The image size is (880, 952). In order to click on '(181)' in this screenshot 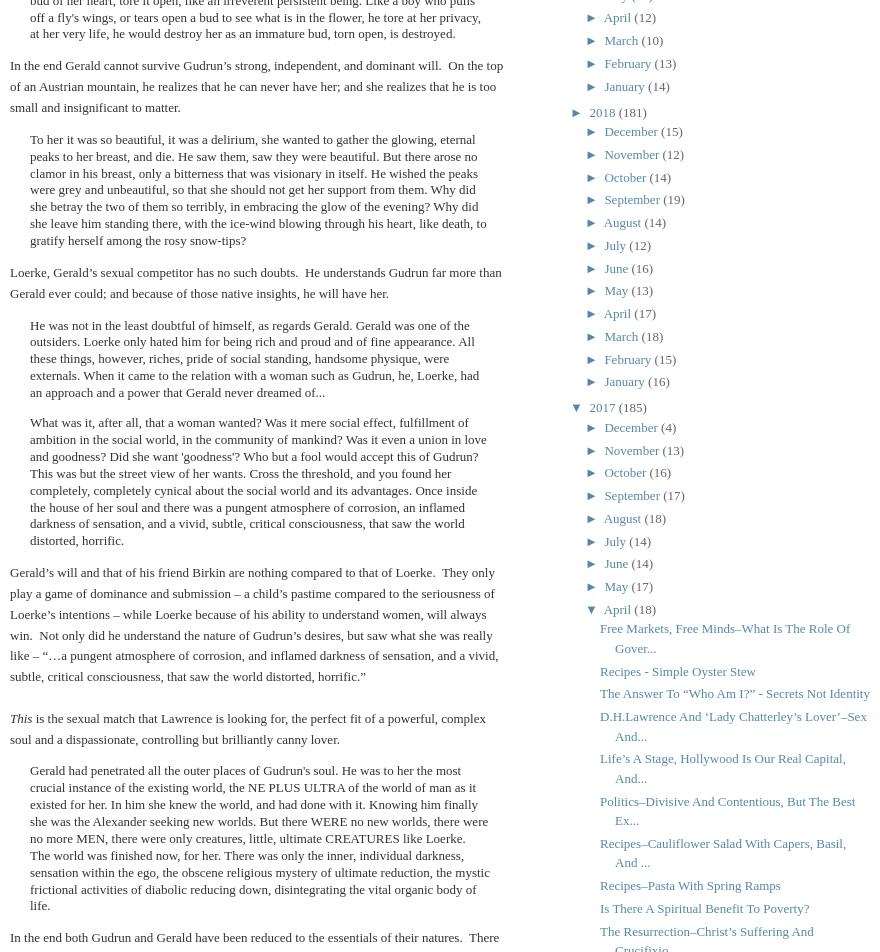, I will do `click(632, 111)`.